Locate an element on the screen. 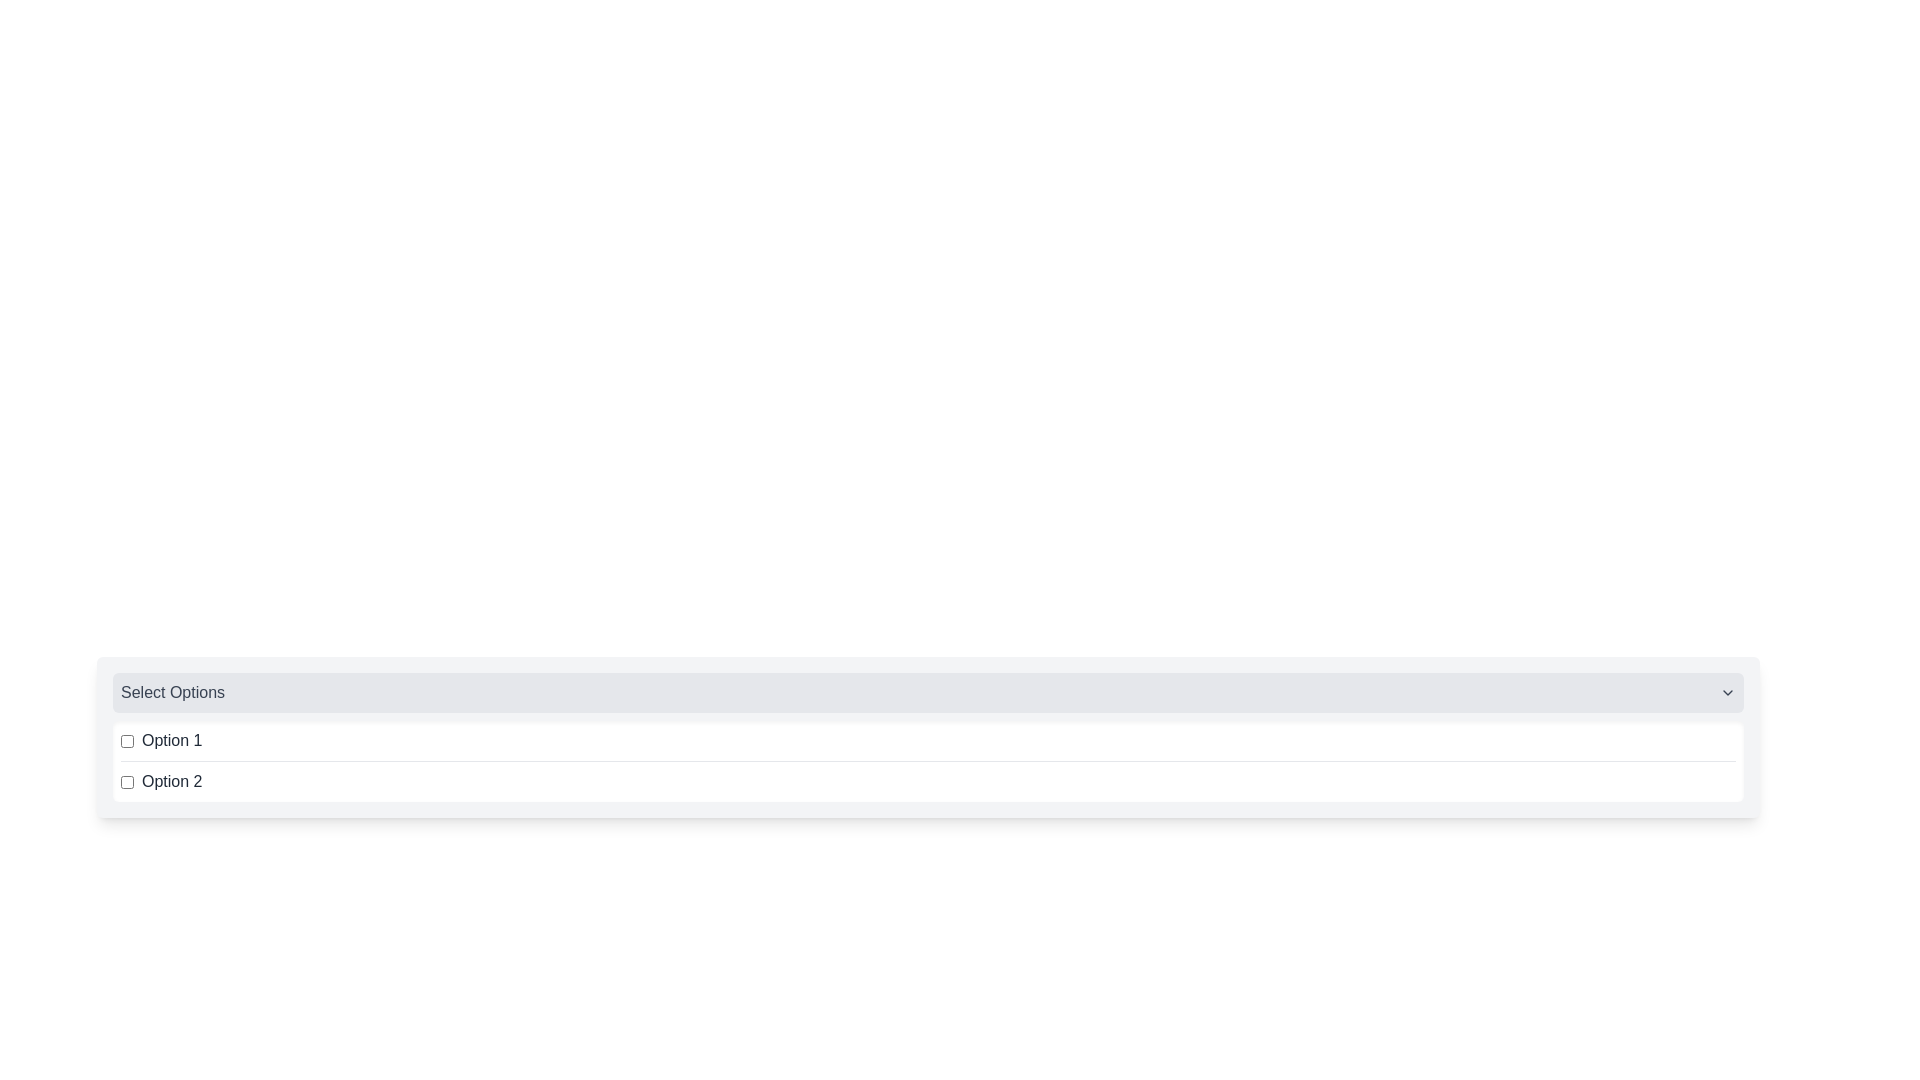 The height and width of the screenshot is (1080, 1920). the checkbox labeled 'Option 2' is located at coordinates (126, 781).